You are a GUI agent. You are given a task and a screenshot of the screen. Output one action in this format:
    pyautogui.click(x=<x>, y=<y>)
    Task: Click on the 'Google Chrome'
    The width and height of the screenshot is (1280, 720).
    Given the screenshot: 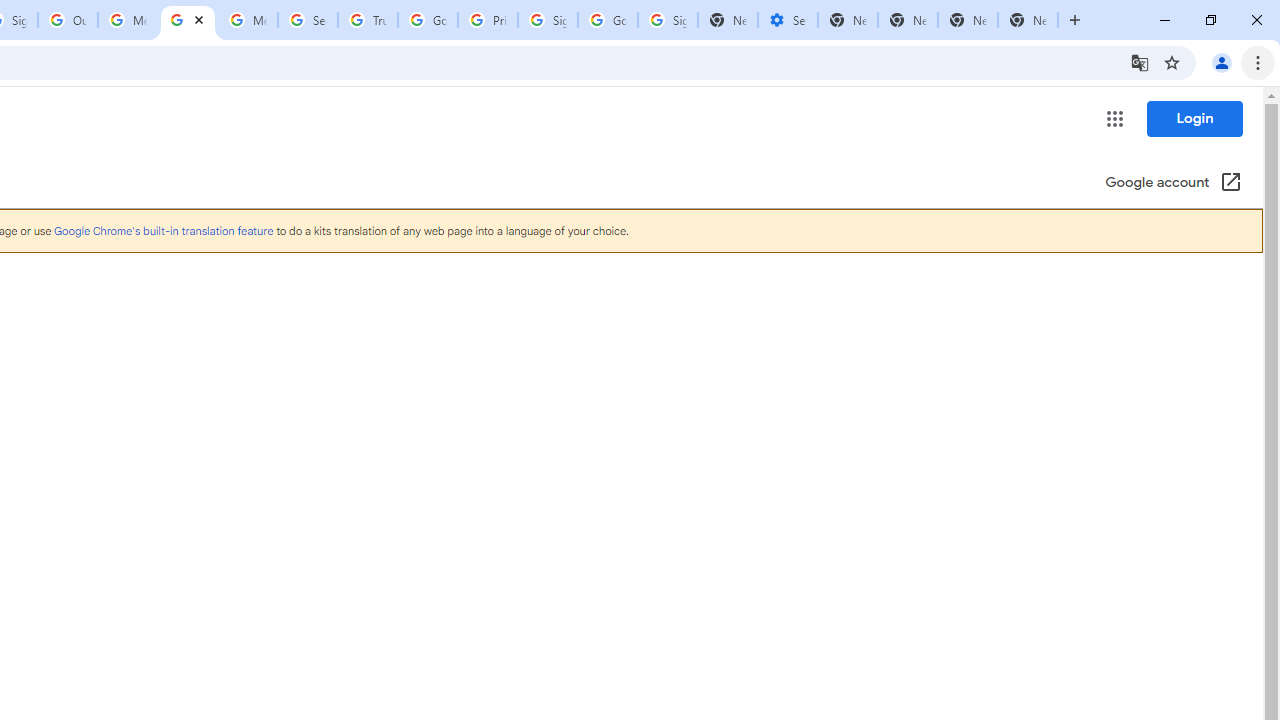 What is the action you would take?
    pyautogui.click(x=163, y=230)
    